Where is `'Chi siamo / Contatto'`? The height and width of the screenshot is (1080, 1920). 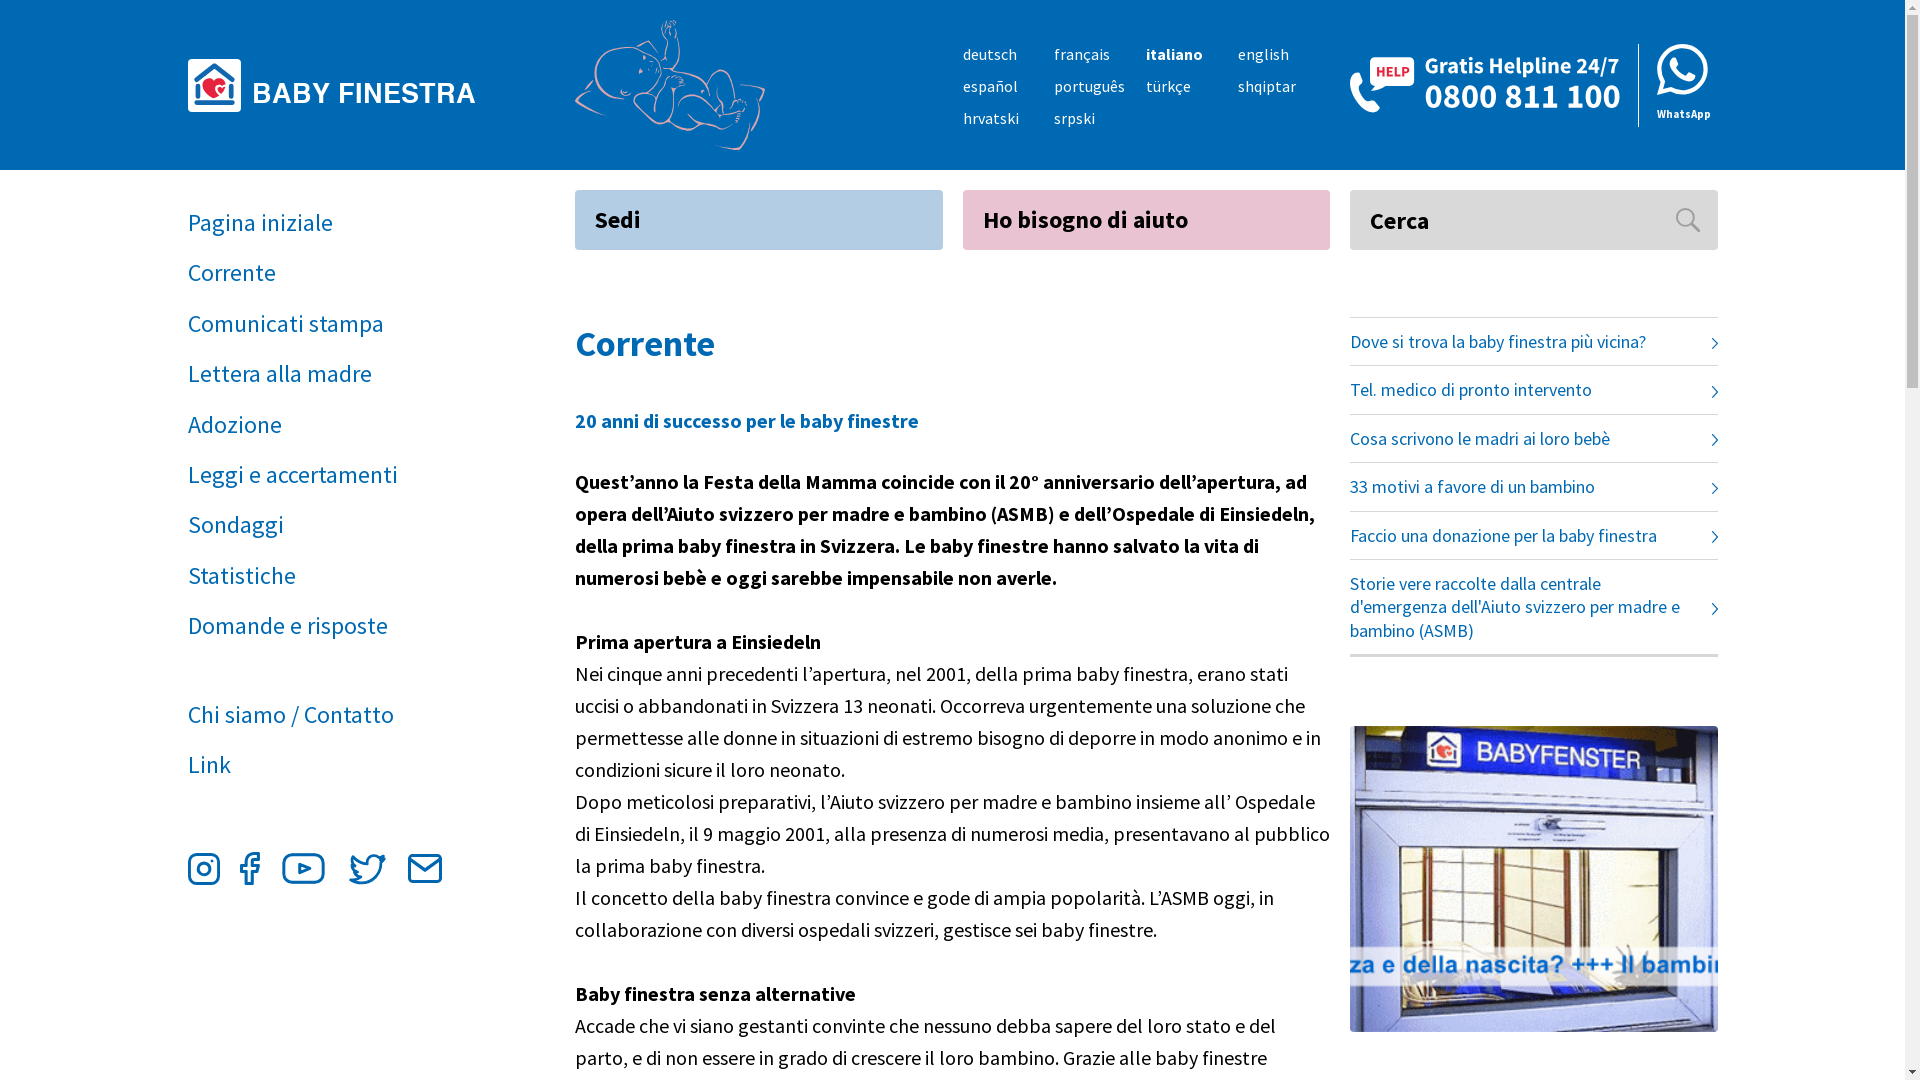 'Chi siamo / Contatto' is located at coordinates (335, 713).